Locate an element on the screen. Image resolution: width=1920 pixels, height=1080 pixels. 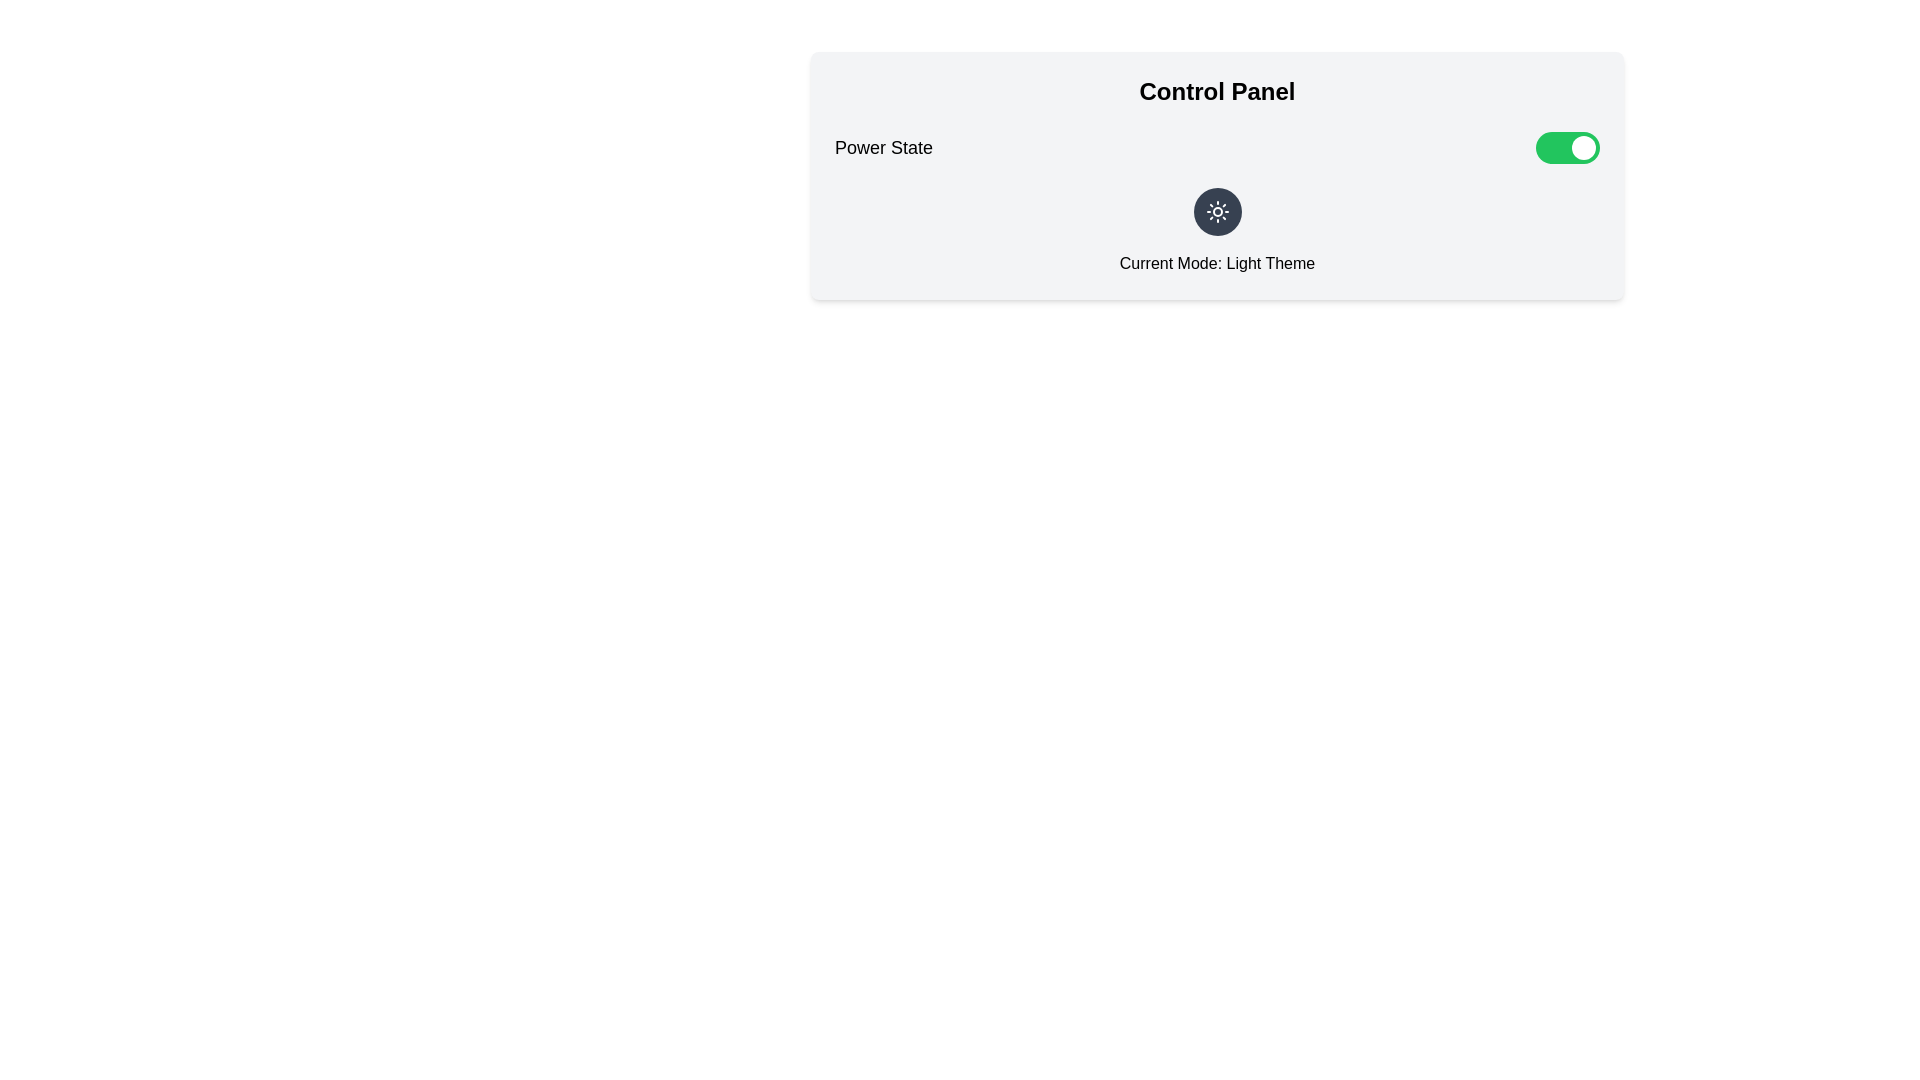
the static text label indicating 'Light Theme', which provides operational mode feedback, located below the sun icon is located at coordinates (1216, 262).